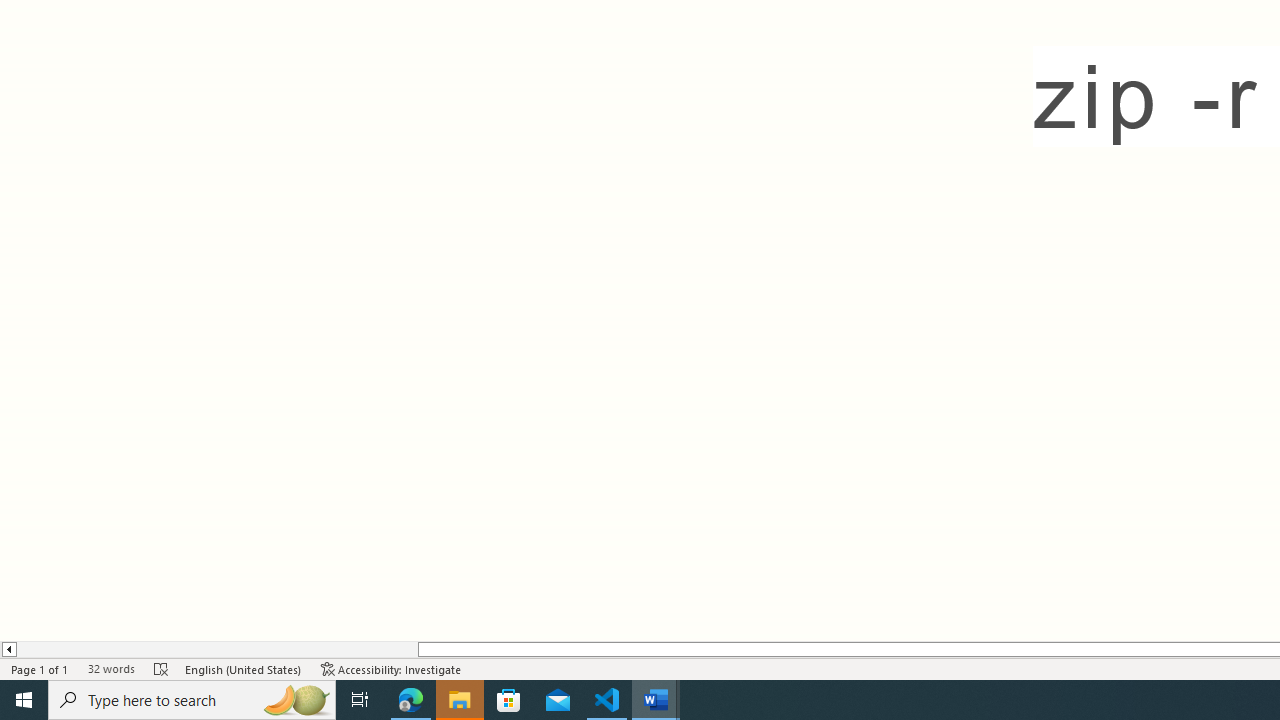  I want to click on 'Word Count 32 words', so click(110, 669).